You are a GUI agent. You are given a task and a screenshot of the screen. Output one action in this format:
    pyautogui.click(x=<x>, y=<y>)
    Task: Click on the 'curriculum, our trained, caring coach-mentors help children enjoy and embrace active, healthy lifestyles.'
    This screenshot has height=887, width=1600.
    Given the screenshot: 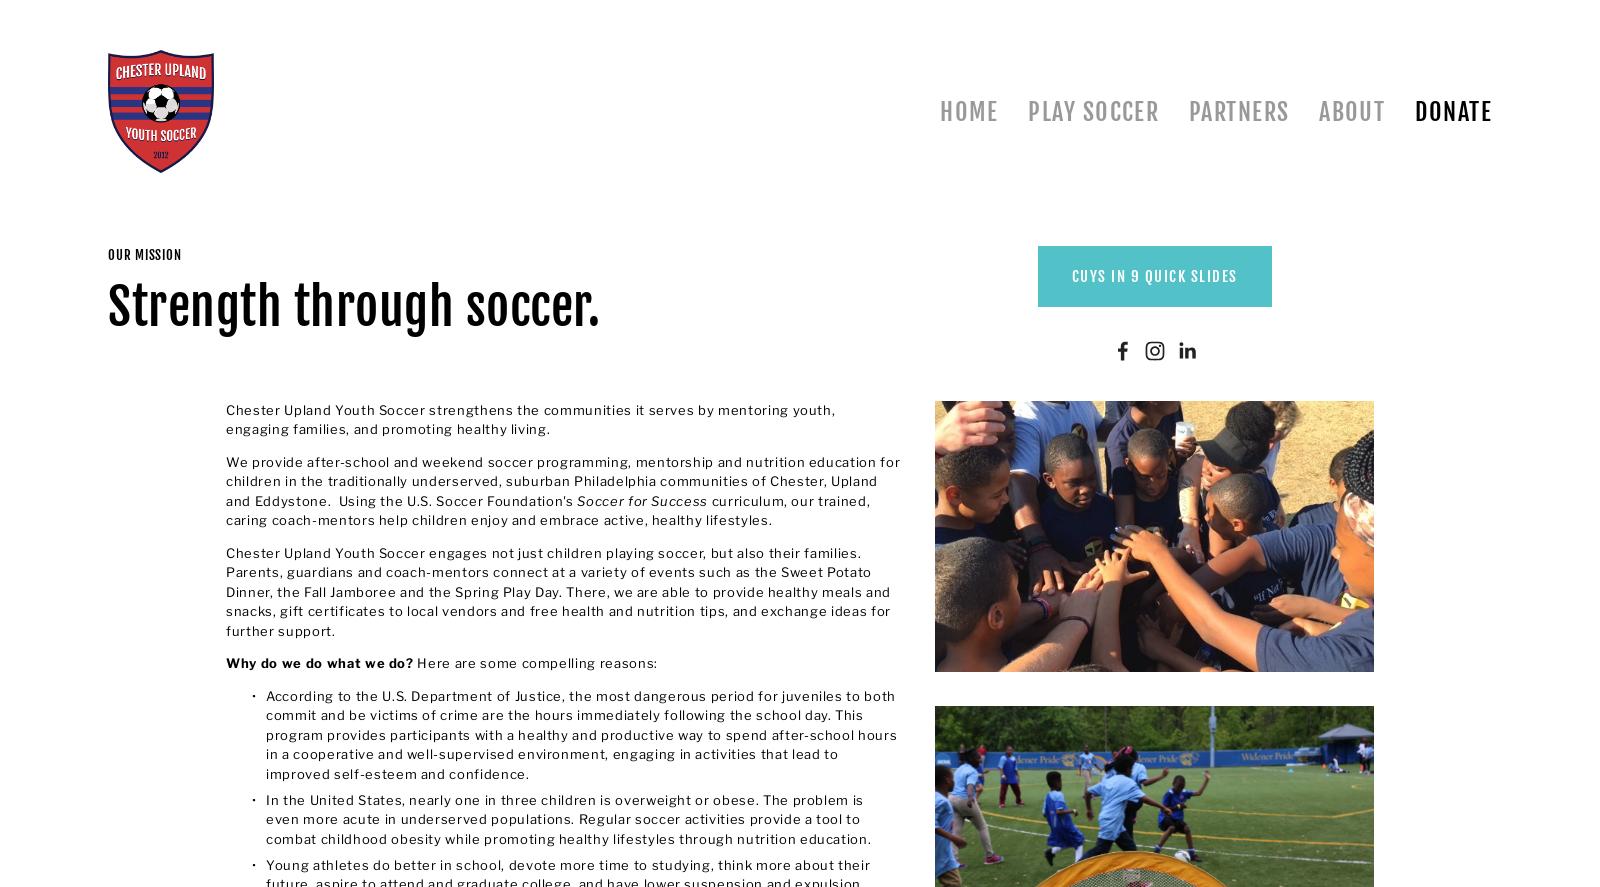 What is the action you would take?
    pyautogui.click(x=225, y=510)
    